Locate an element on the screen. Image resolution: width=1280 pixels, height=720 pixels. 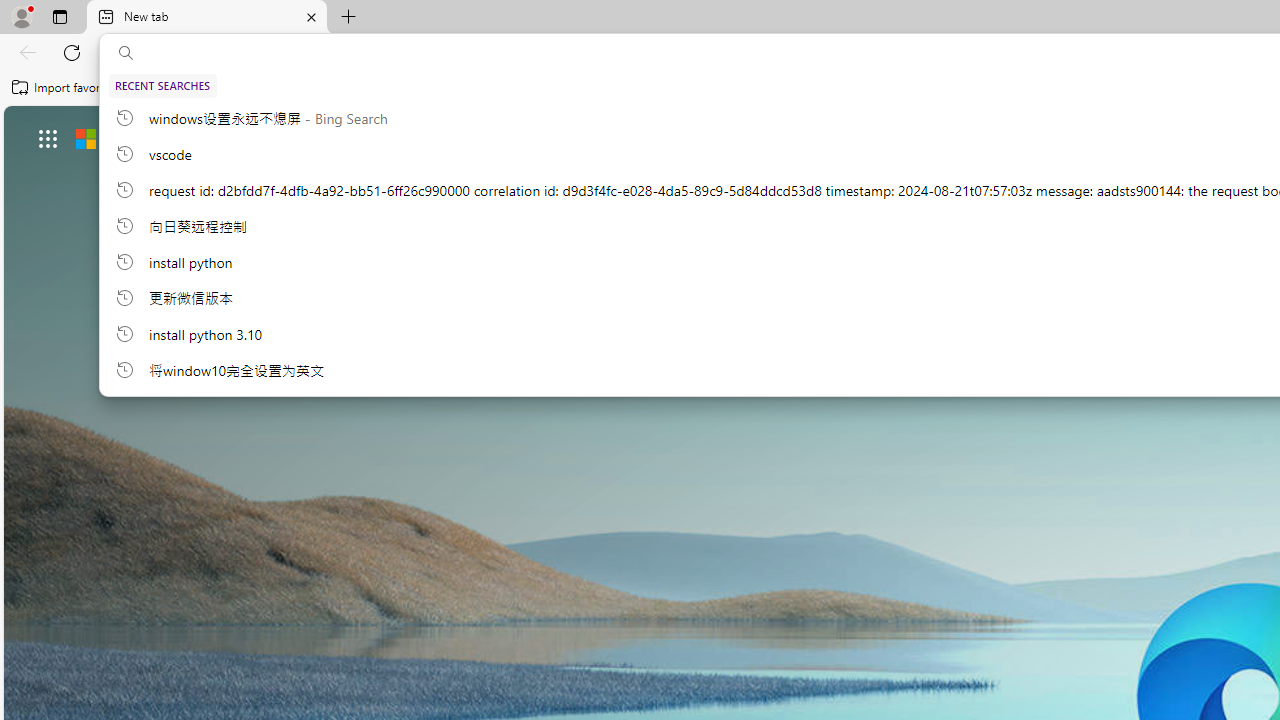
'App launcher' is located at coordinates (48, 137).